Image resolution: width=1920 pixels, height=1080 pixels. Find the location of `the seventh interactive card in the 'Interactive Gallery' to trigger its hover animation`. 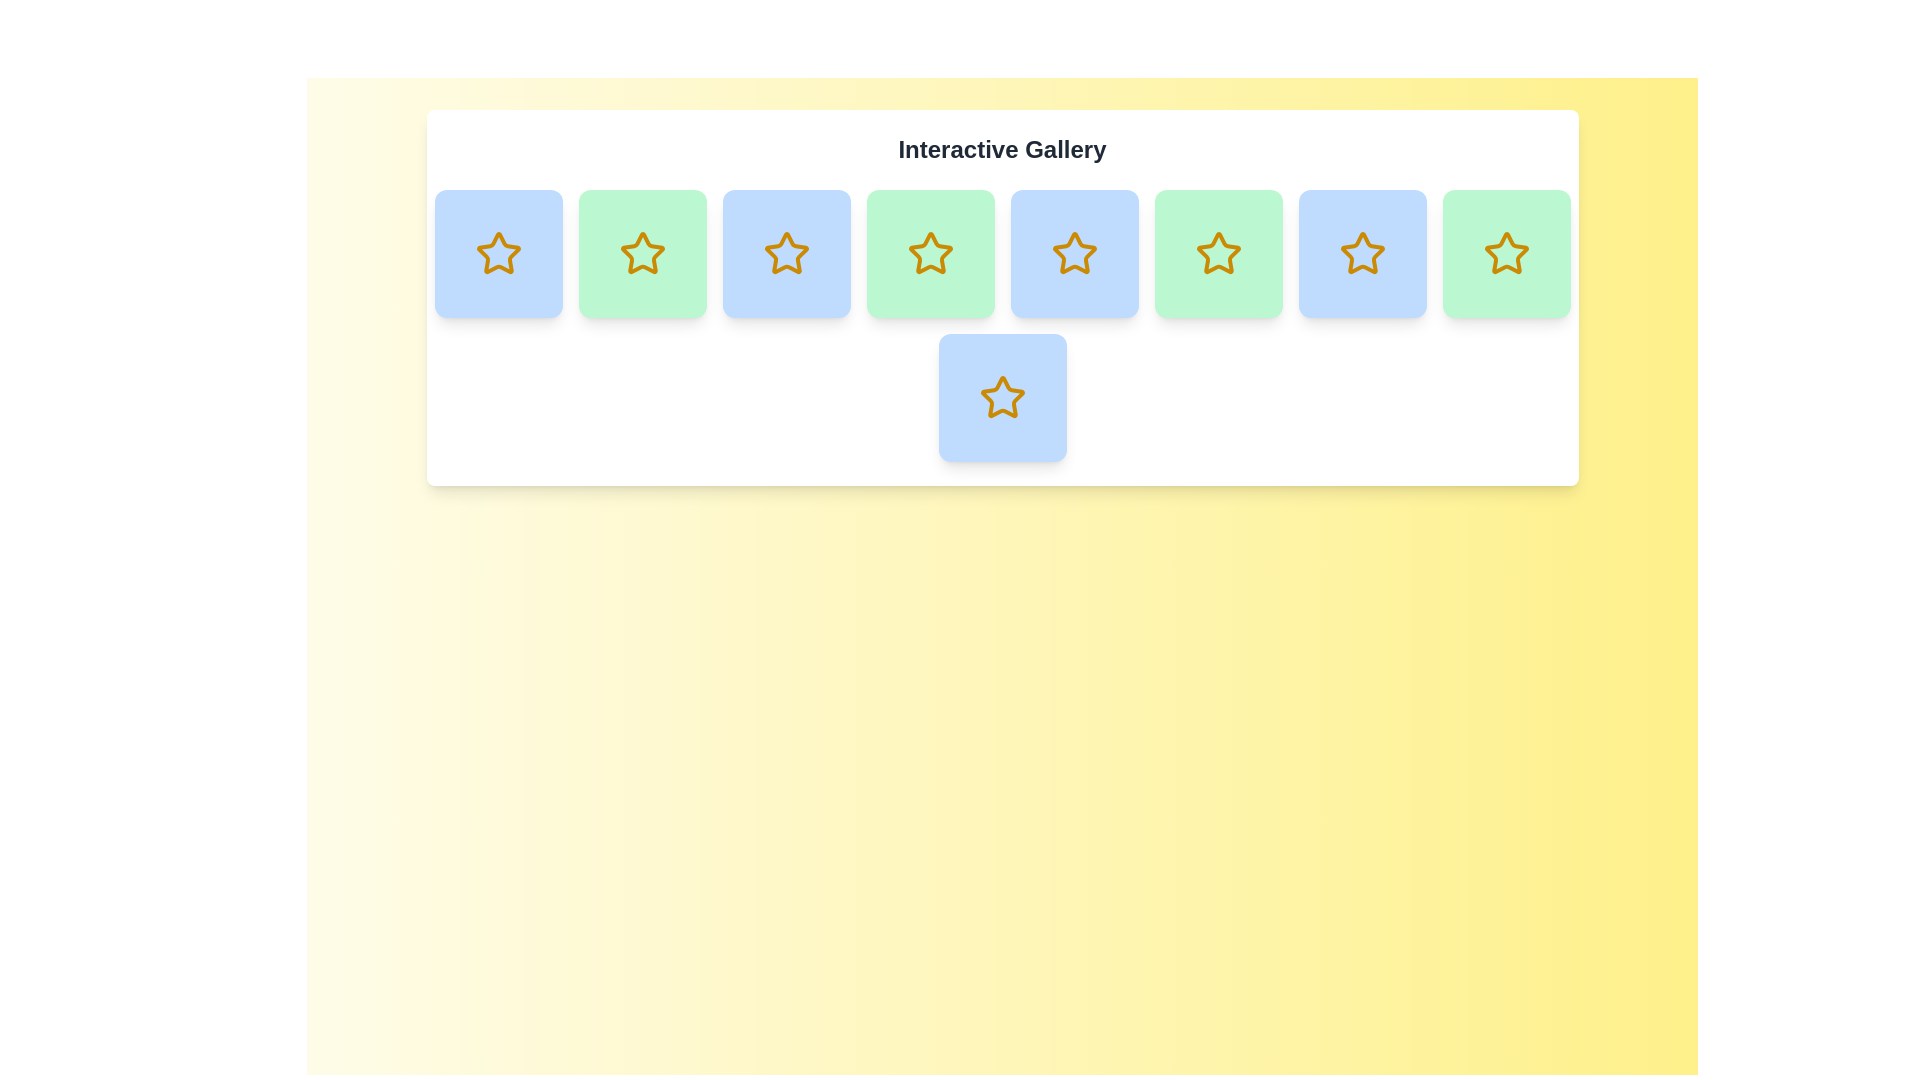

the seventh interactive card in the 'Interactive Gallery' to trigger its hover animation is located at coordinates (1361, 253).